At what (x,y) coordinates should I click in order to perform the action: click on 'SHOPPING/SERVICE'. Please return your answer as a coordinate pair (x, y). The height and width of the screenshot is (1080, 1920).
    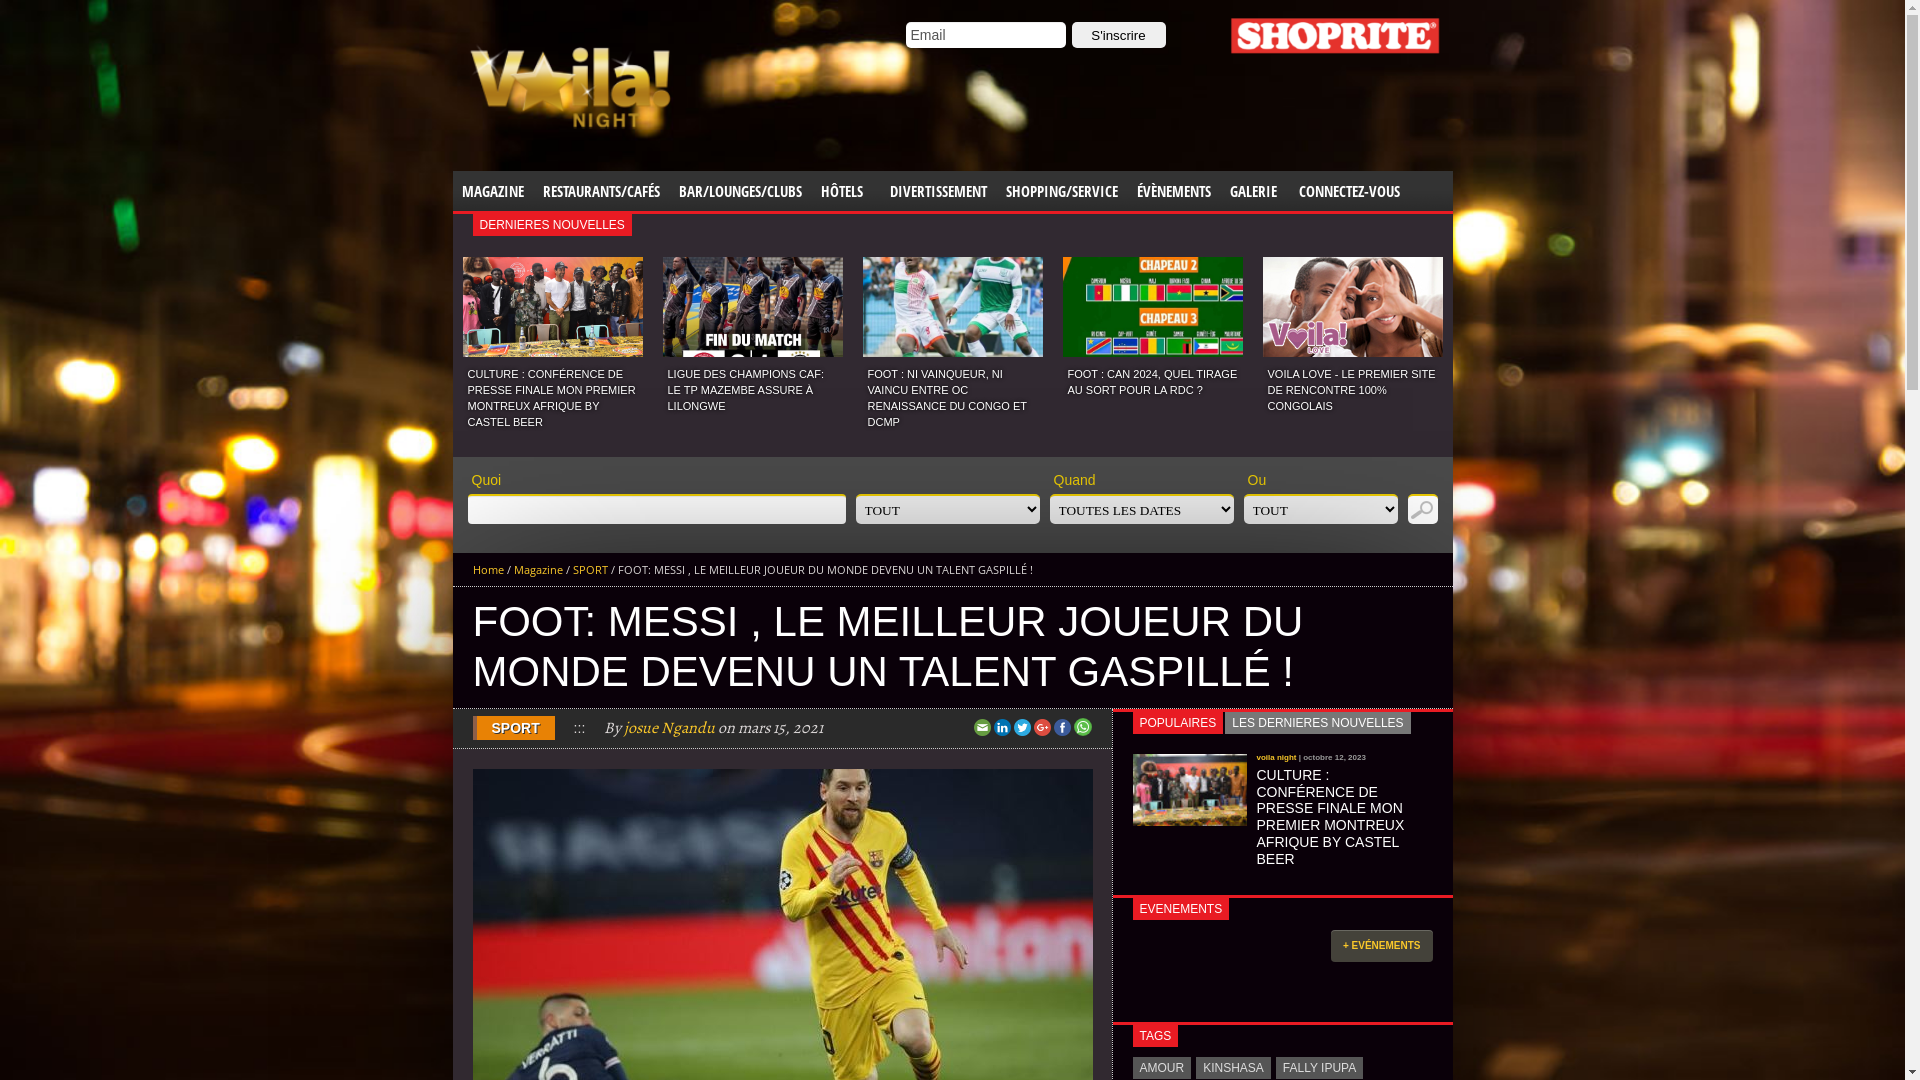
    Looking at the image, I should click on (1059, 190).